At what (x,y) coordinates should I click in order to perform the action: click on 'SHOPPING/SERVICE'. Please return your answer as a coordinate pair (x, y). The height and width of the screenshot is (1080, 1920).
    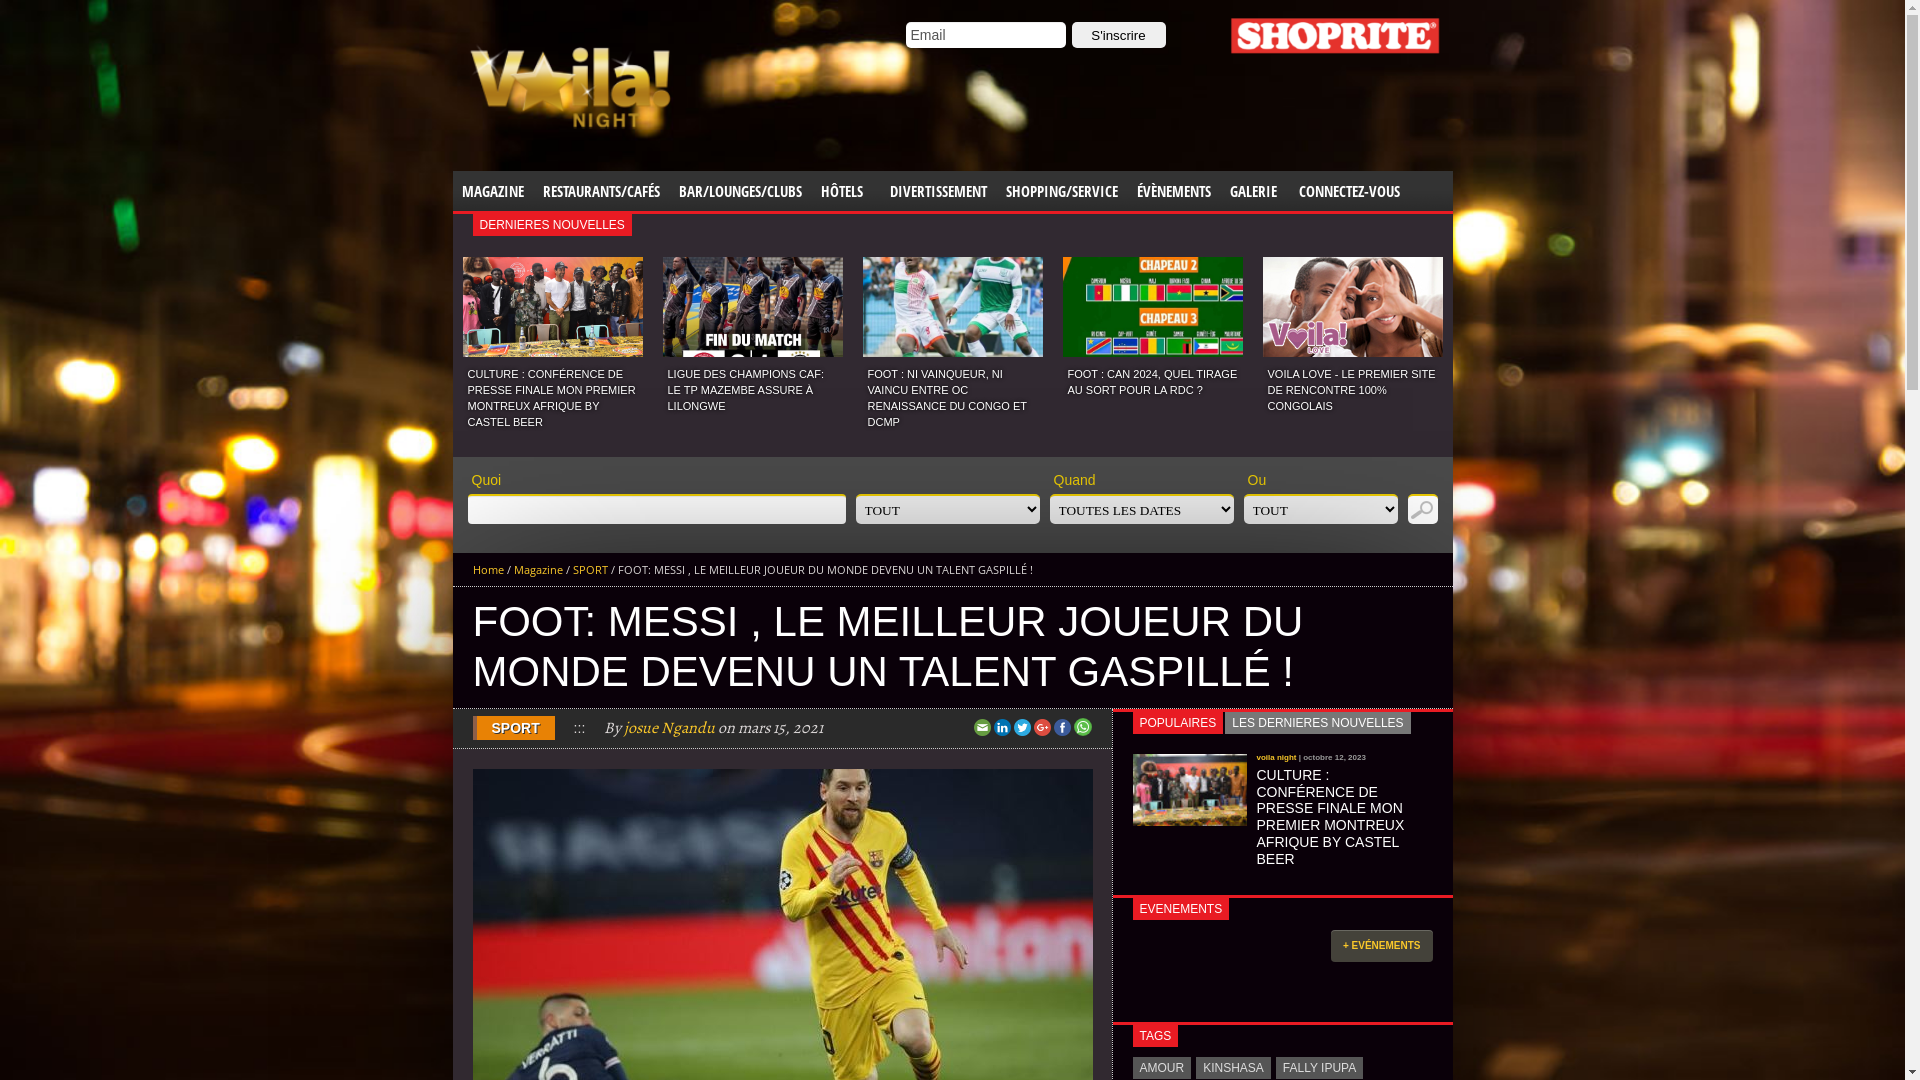
    Looking at the image, I should click on (1059, 190).